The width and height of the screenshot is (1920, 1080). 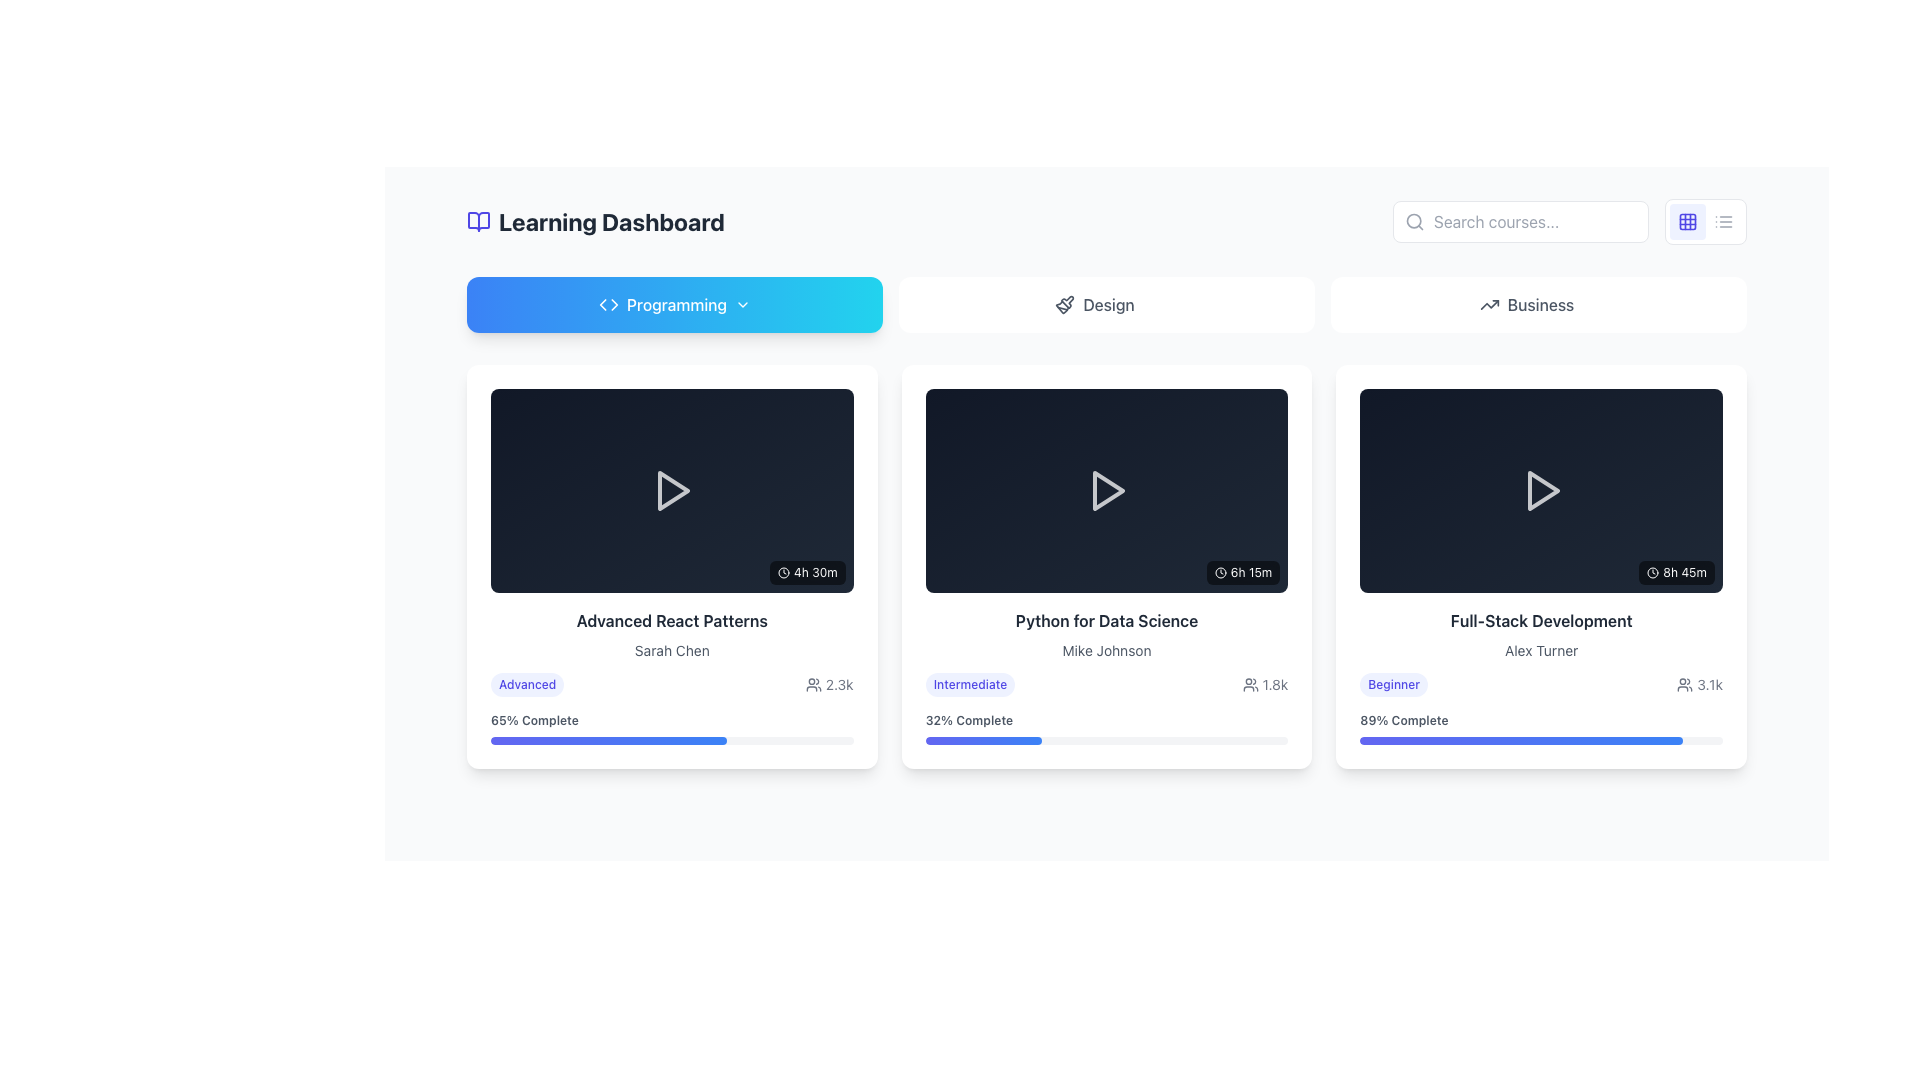 What do you see at coordinates (782, 572) in the screenshot?
I see `the clock icon located to the left of the text '4h 30m' in the bottom part of the 'Advanced React Patterns' card, which is in the right corner of the video thumbnail area under the 'Programming' section` at bounding box center [782, 572].